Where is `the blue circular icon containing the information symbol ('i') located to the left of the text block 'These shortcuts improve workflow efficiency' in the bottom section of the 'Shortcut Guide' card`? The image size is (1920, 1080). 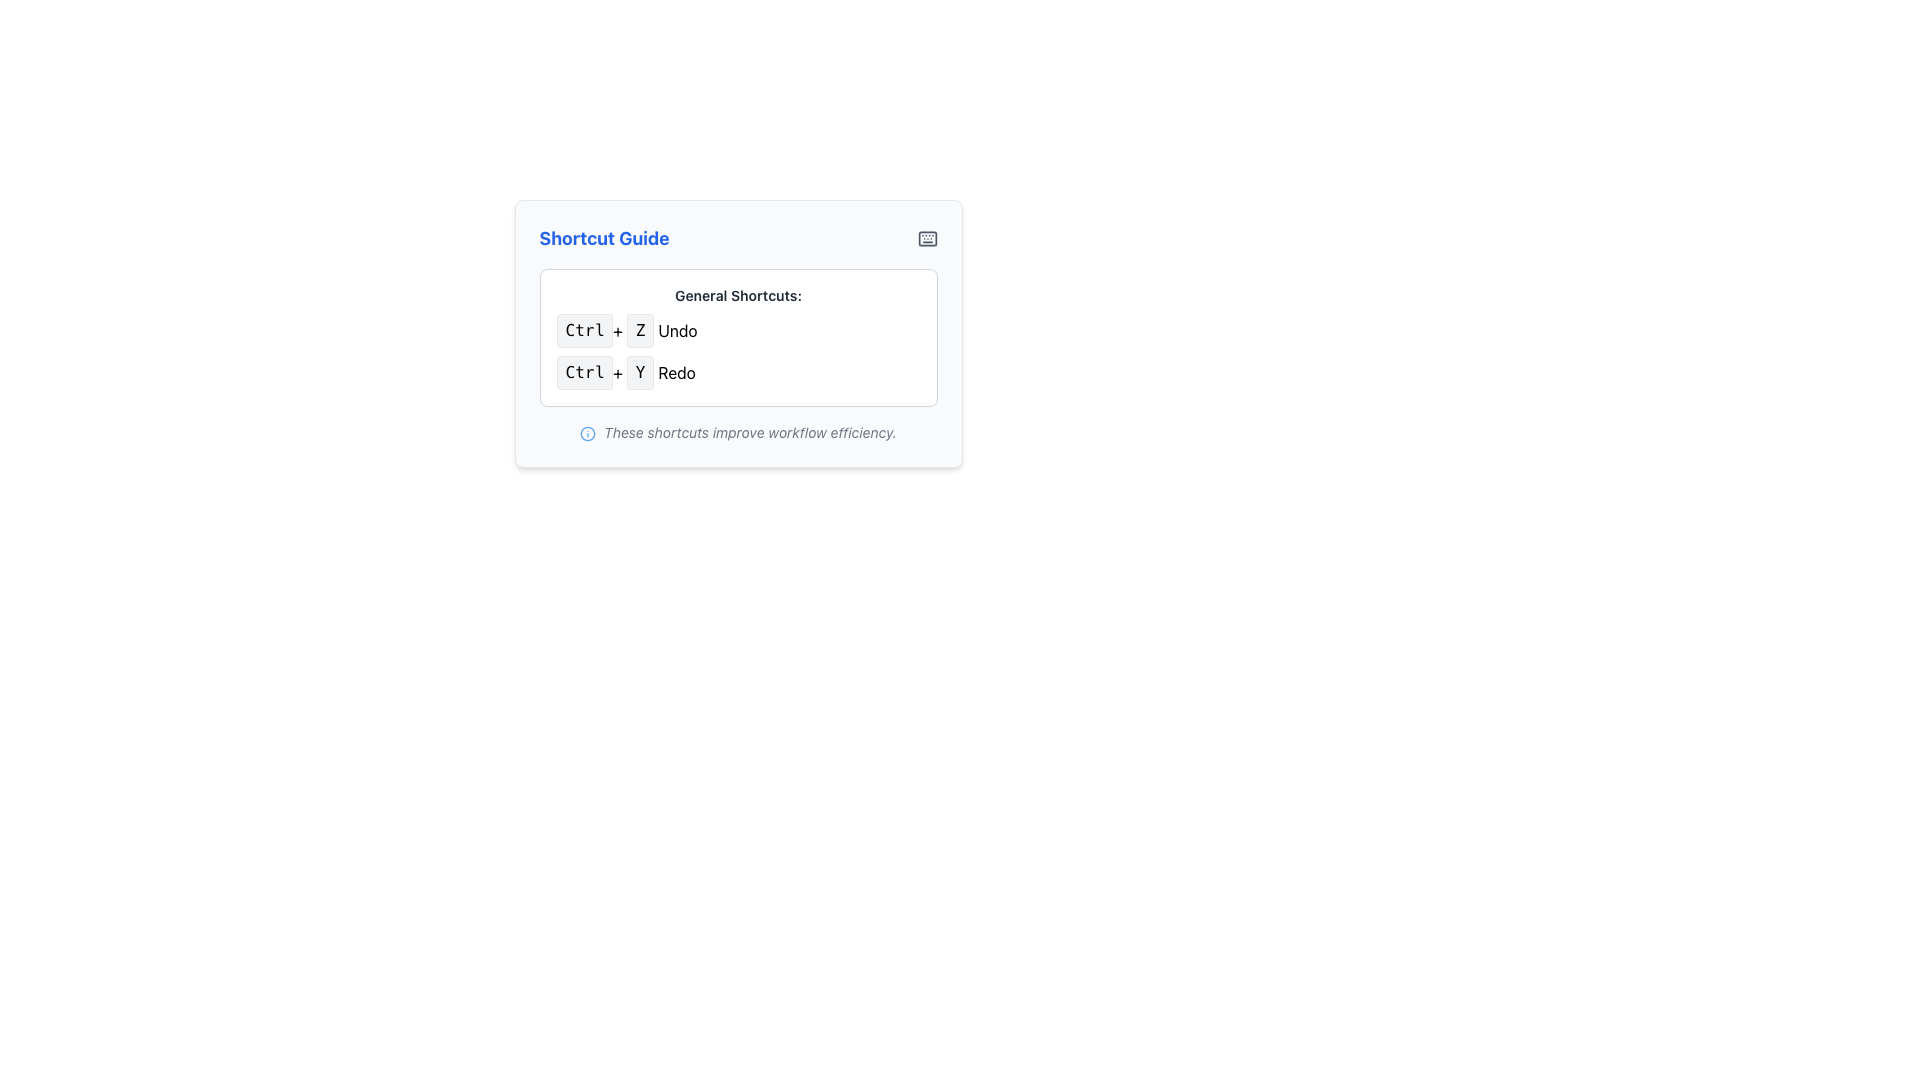 the blue circular icon containing the information symbol ('i') located to the left of the text block 'These shortcuts improve workflow efficiency' in the bottom section of the 'Shortcut Guide' card is located at coordinates (587, 433).